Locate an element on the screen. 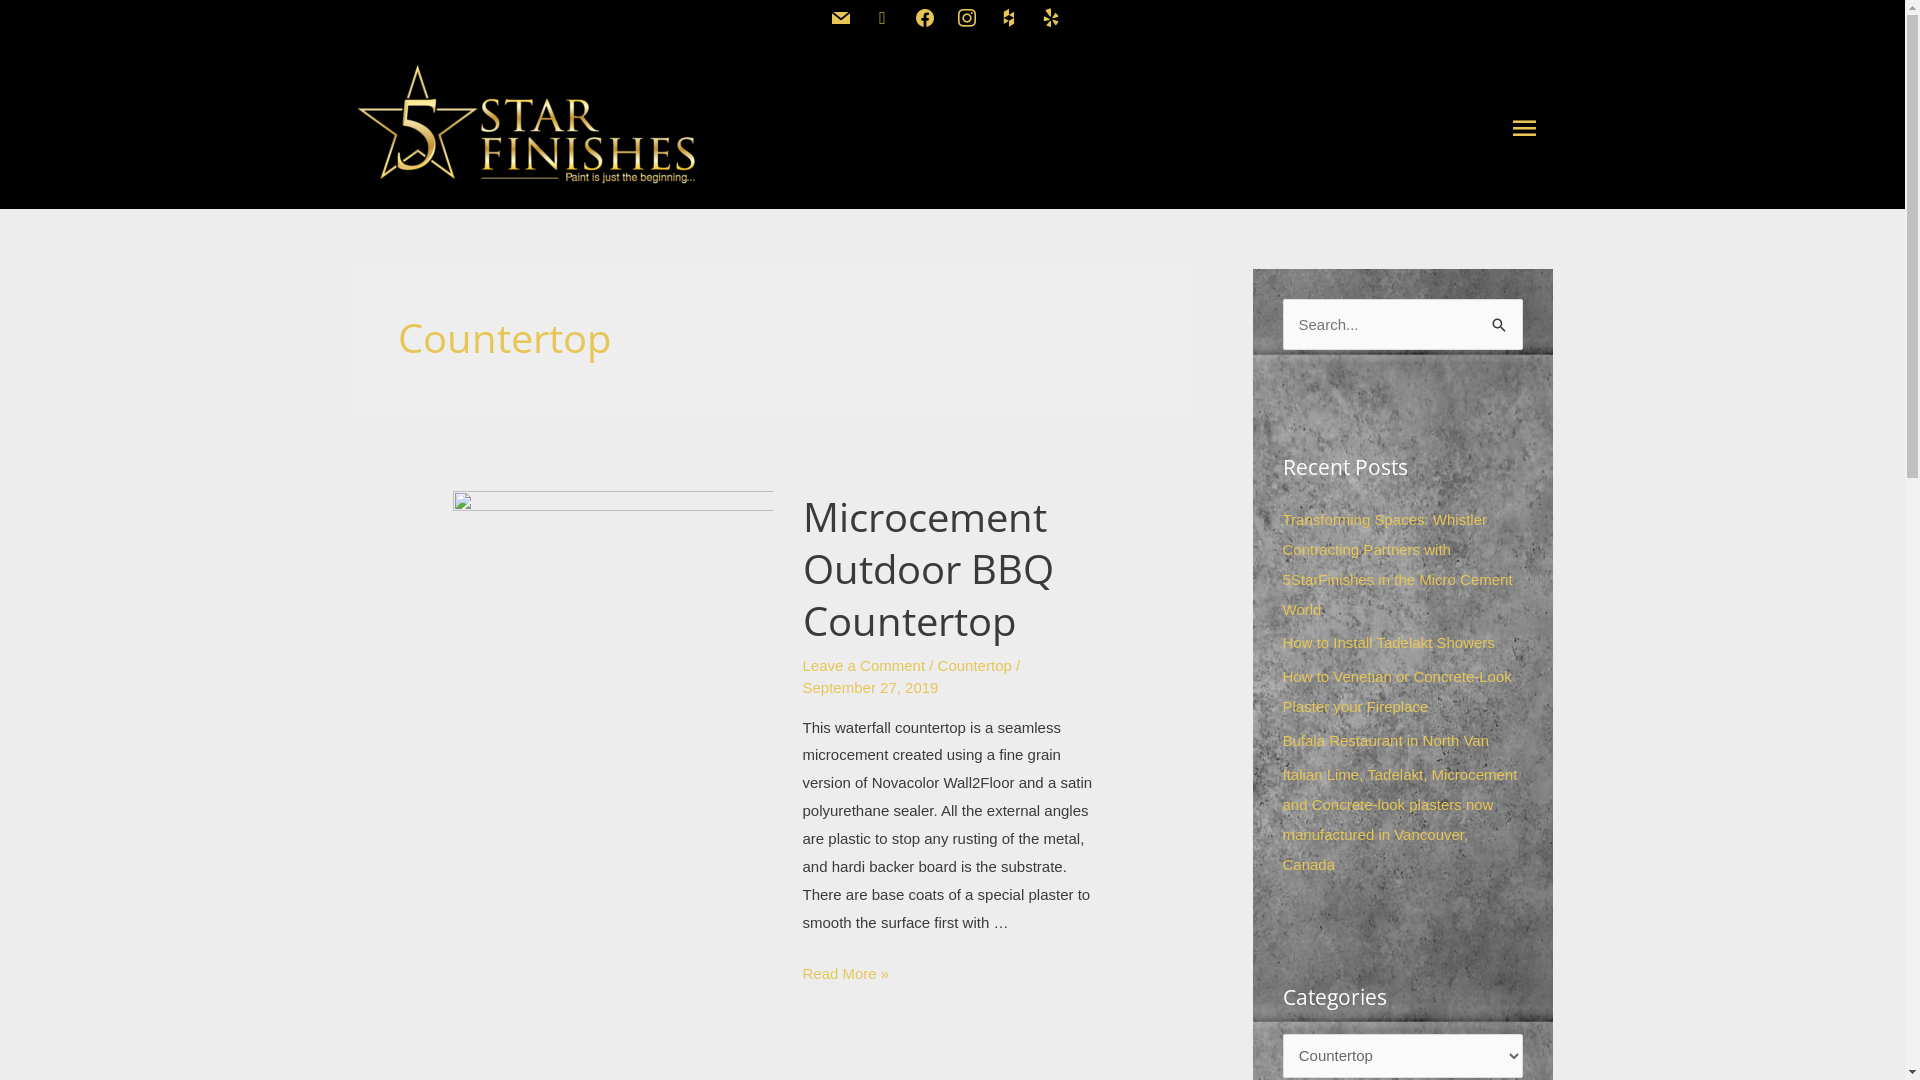 Image resolution: width=1920 pixels, height=1080 pixels. 'How to Install Tadelakt Showers' is located at coordinates (1386, 642).